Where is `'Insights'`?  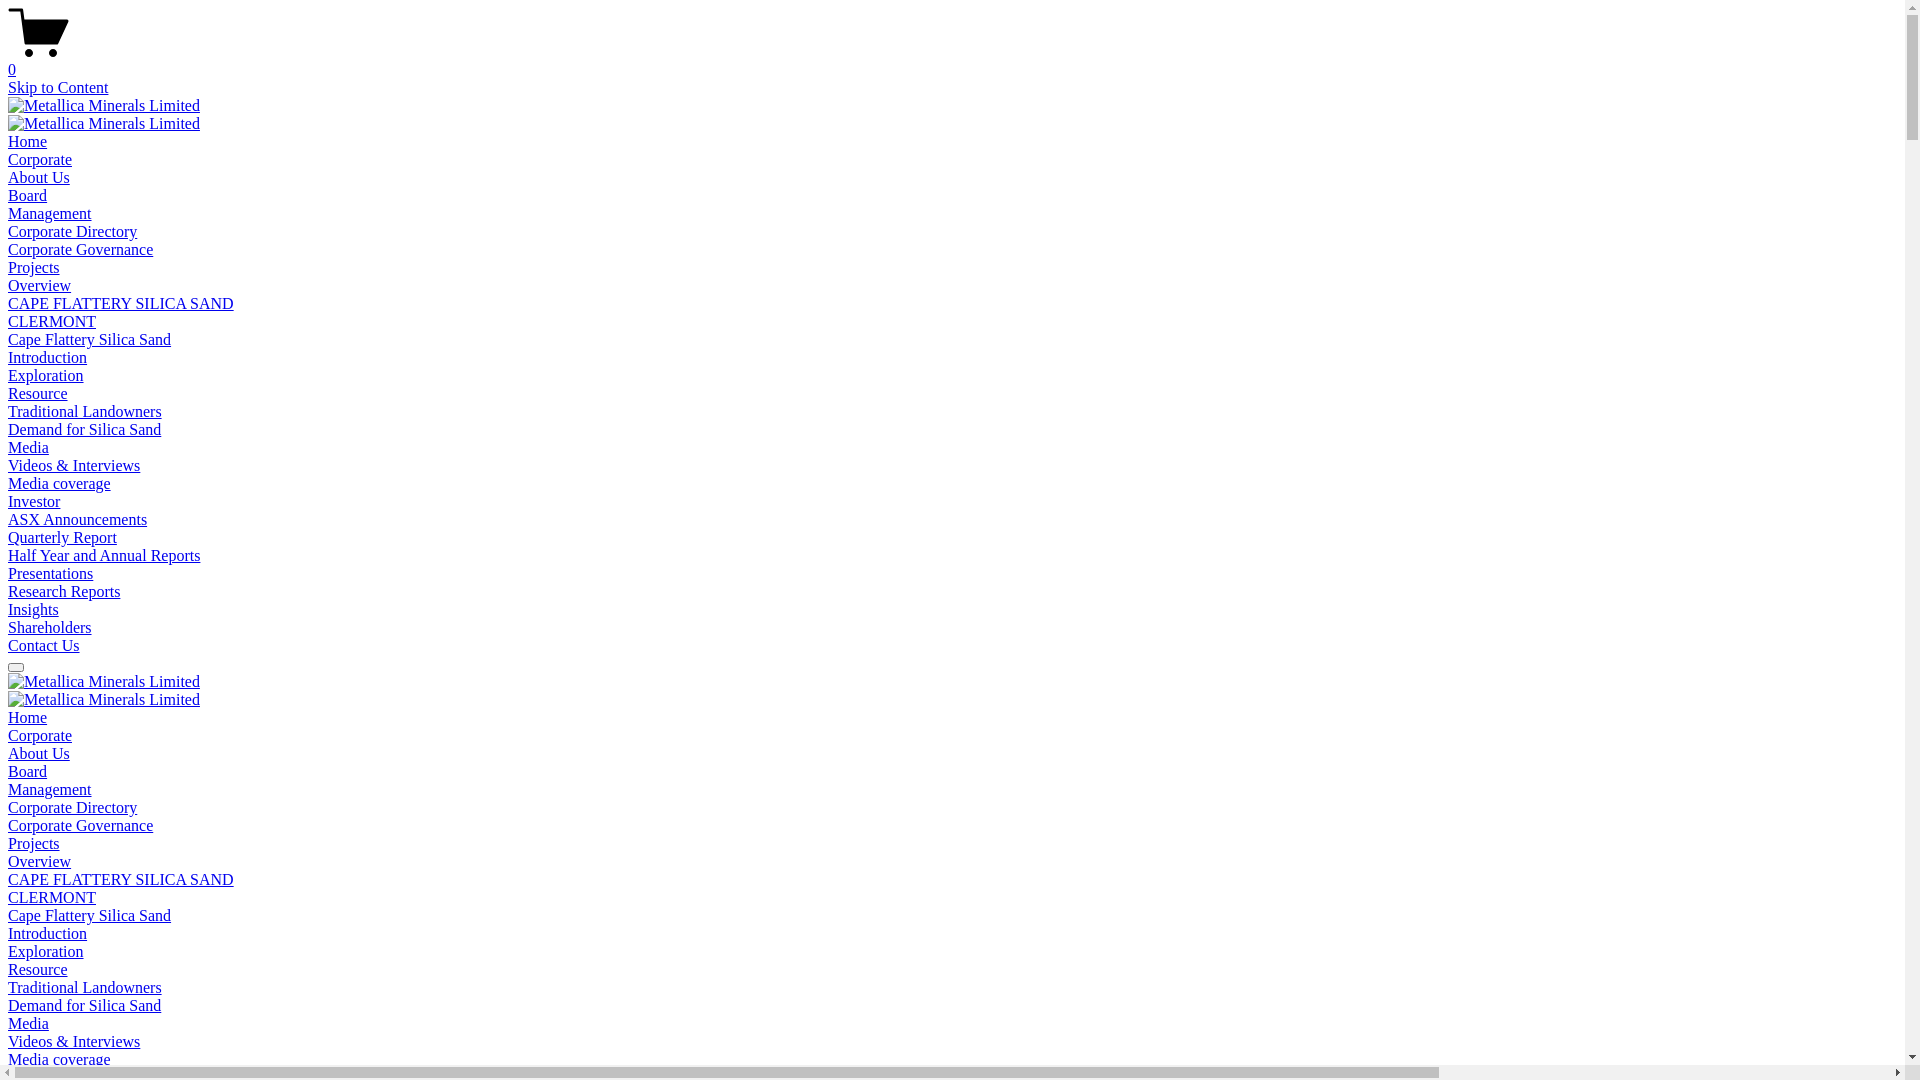
'Insights' is located at coordinates (33, 608).